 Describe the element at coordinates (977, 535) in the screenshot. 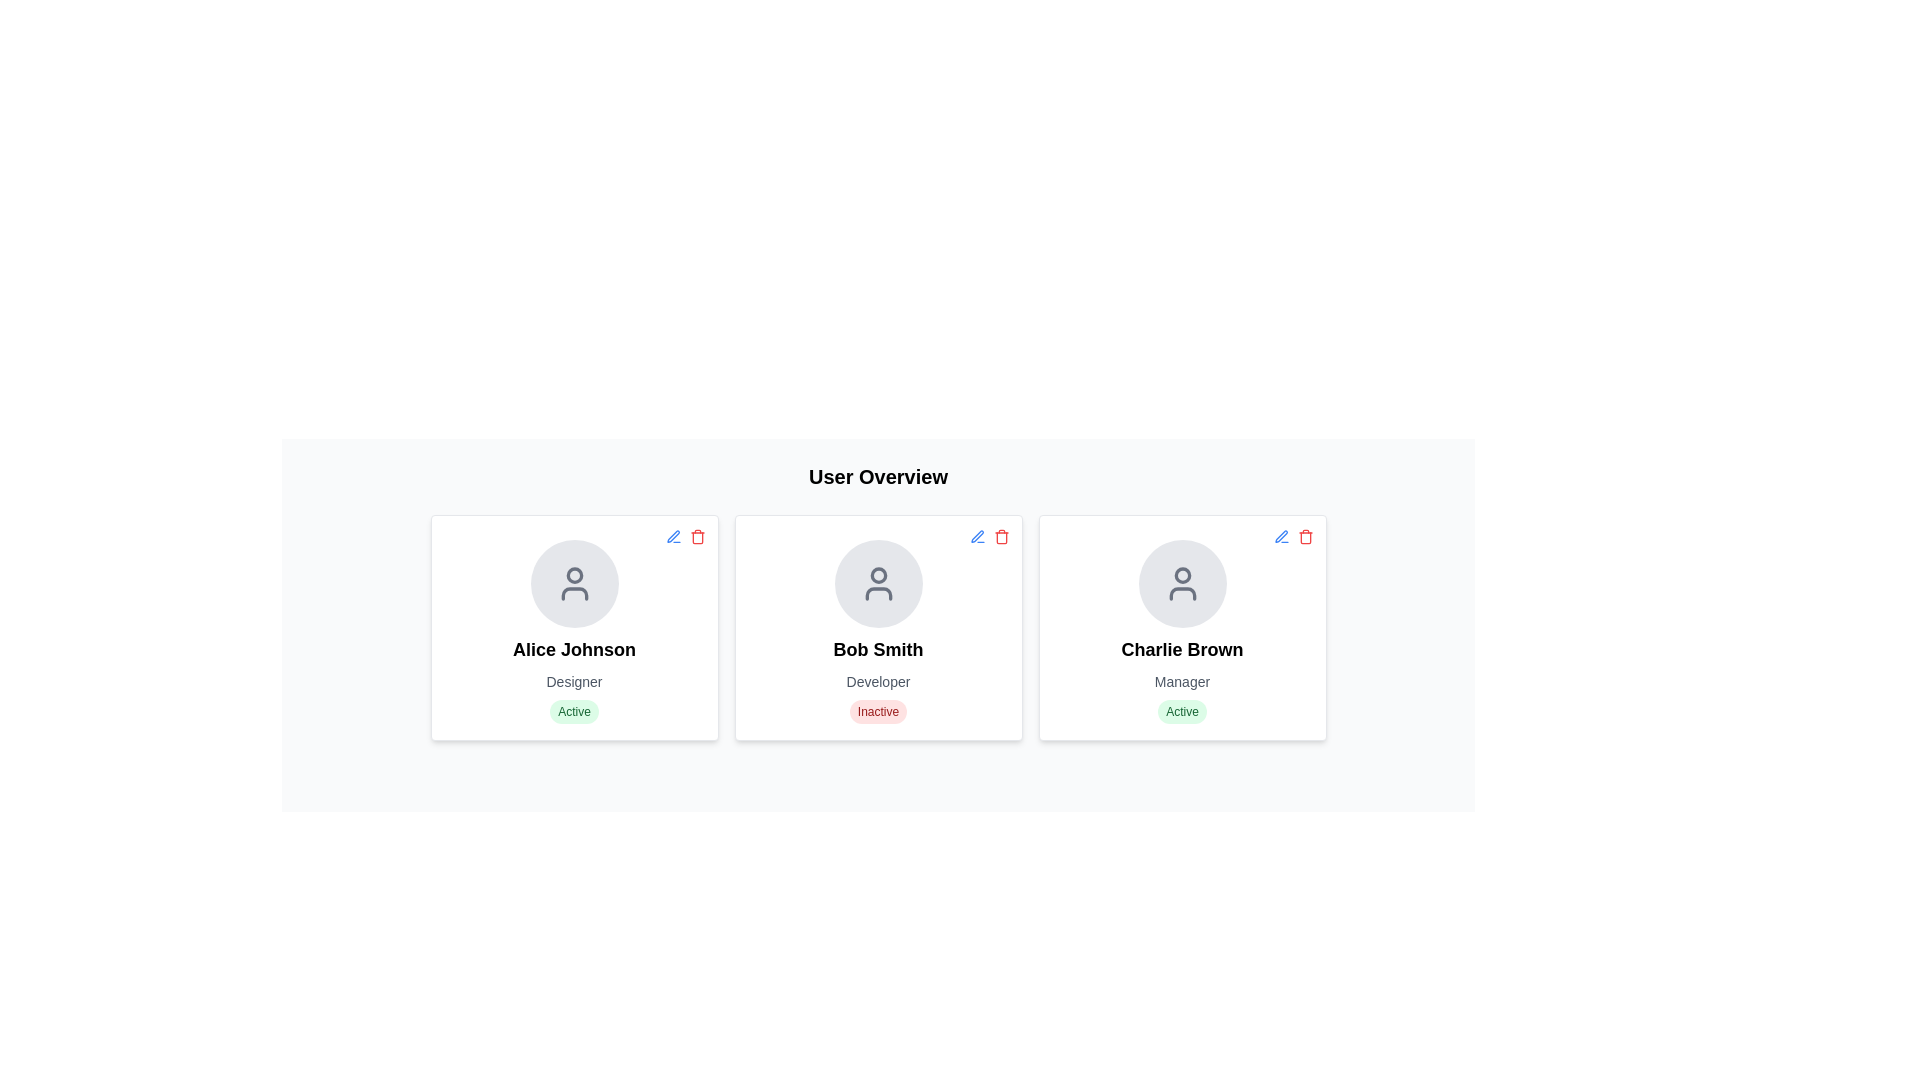

I see `the edit button represented by a blue pencil icon located in the top-right corner of Bob Smith's profile card` at that location.